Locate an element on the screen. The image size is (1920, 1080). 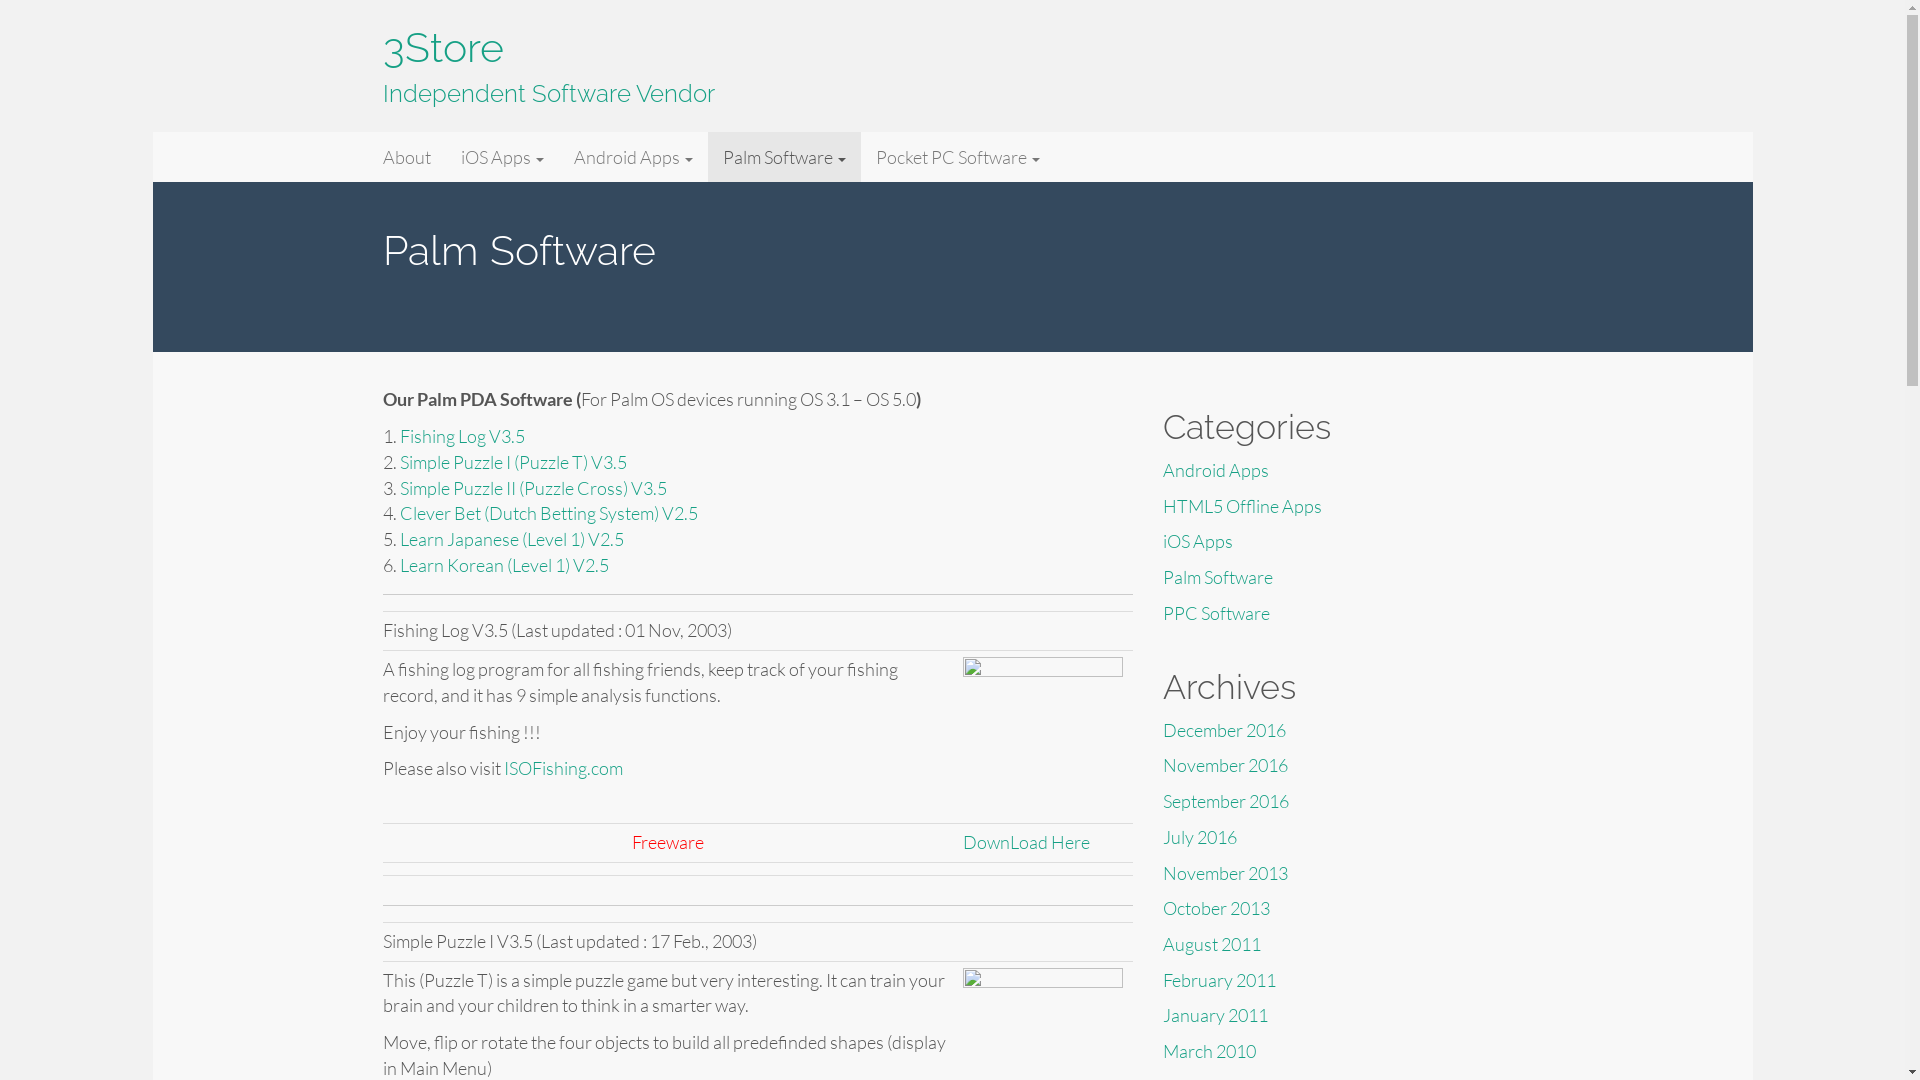
'Skip to content' is located at coordinates (151, 131).